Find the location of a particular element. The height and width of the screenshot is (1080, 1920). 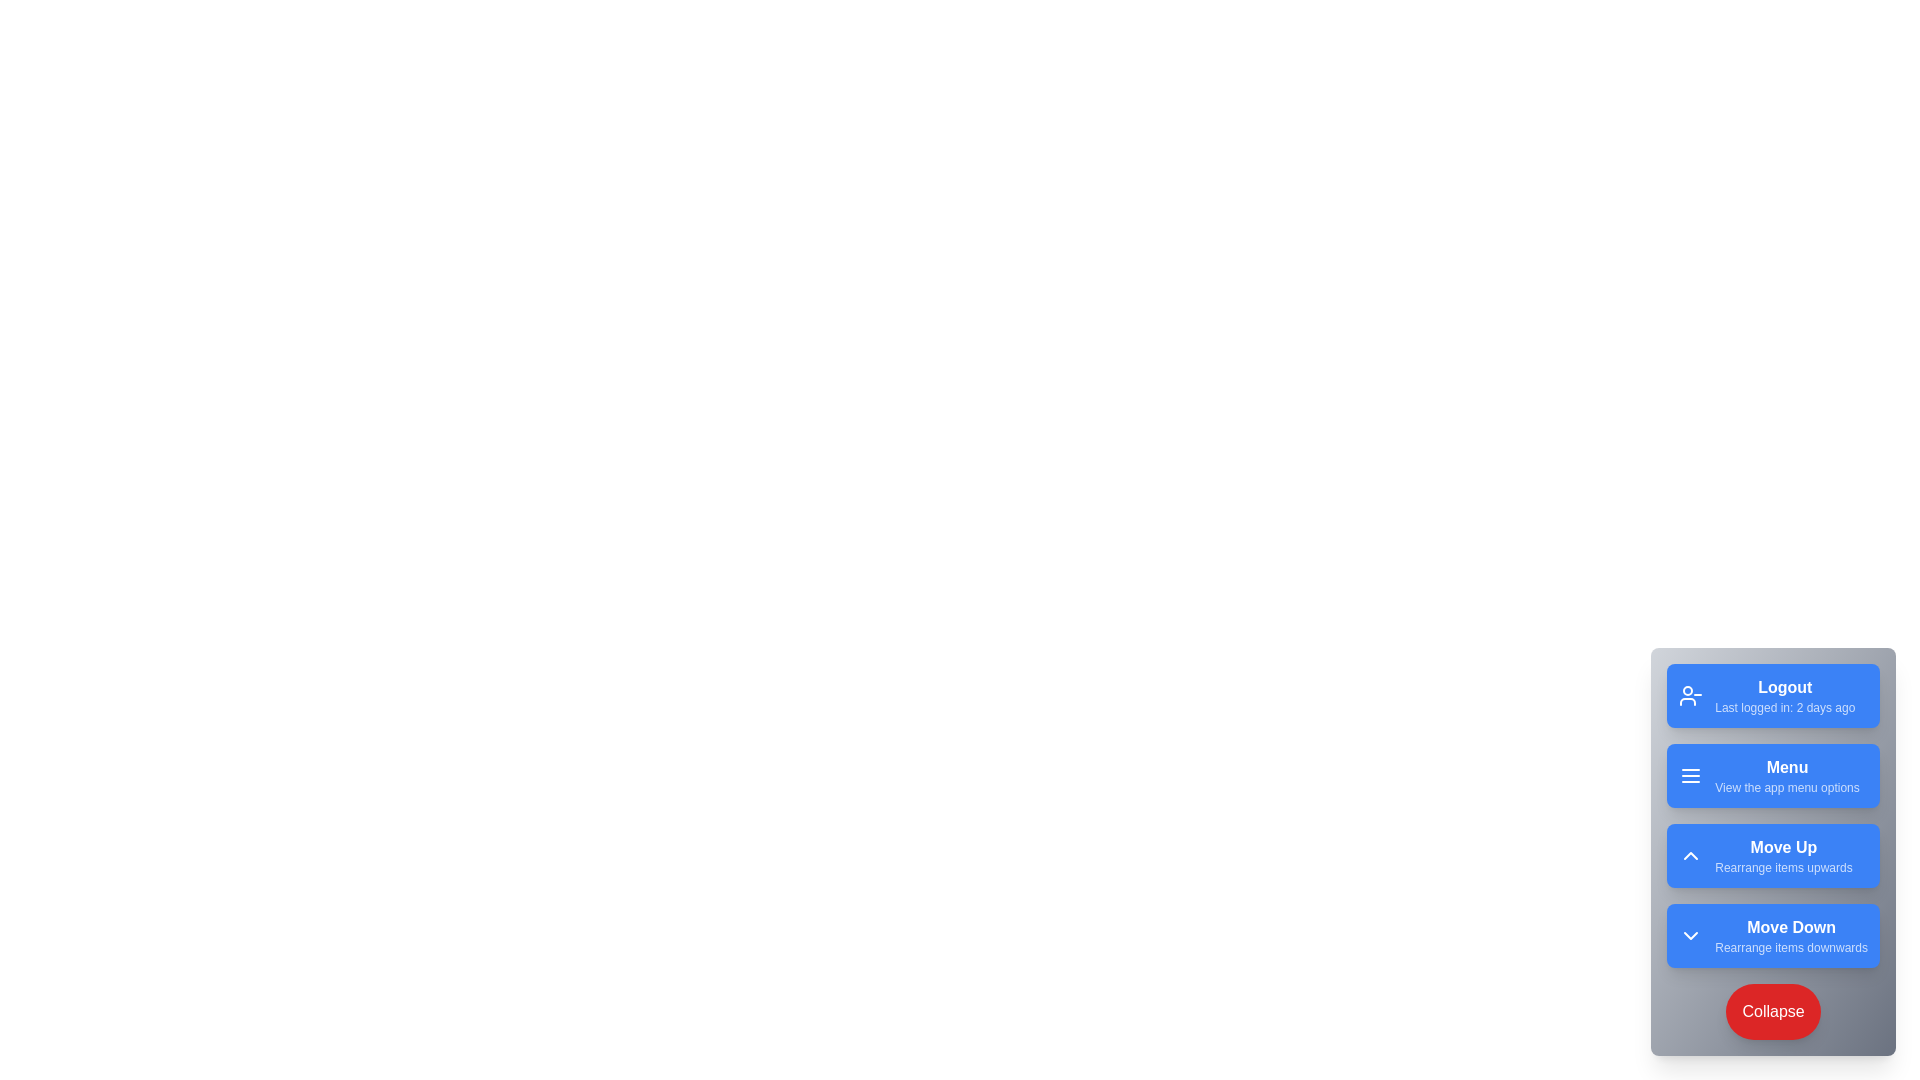

the 'Move Up' button, which is styled with bold text and has a blue background is located at coordinates (1783, 855).